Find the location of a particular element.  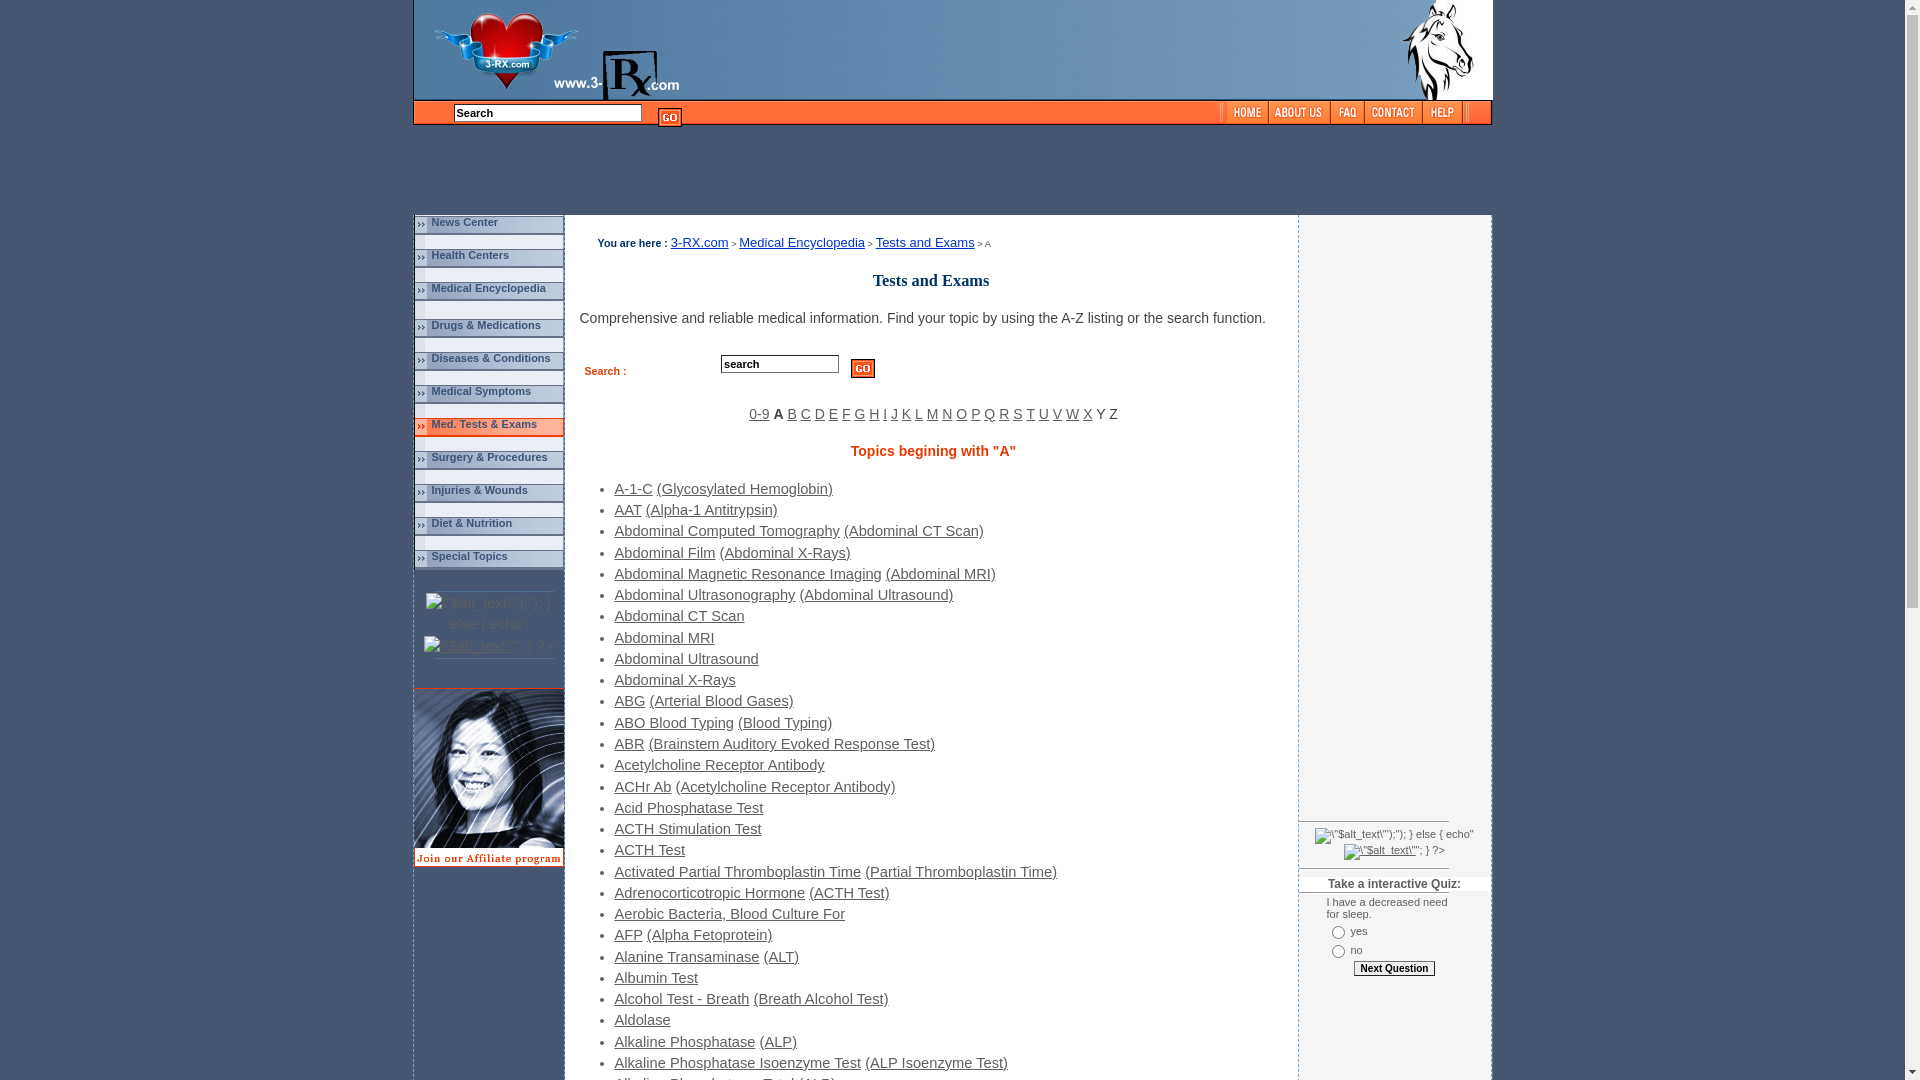

'A-1-C' is located at coordinates (613, 489).